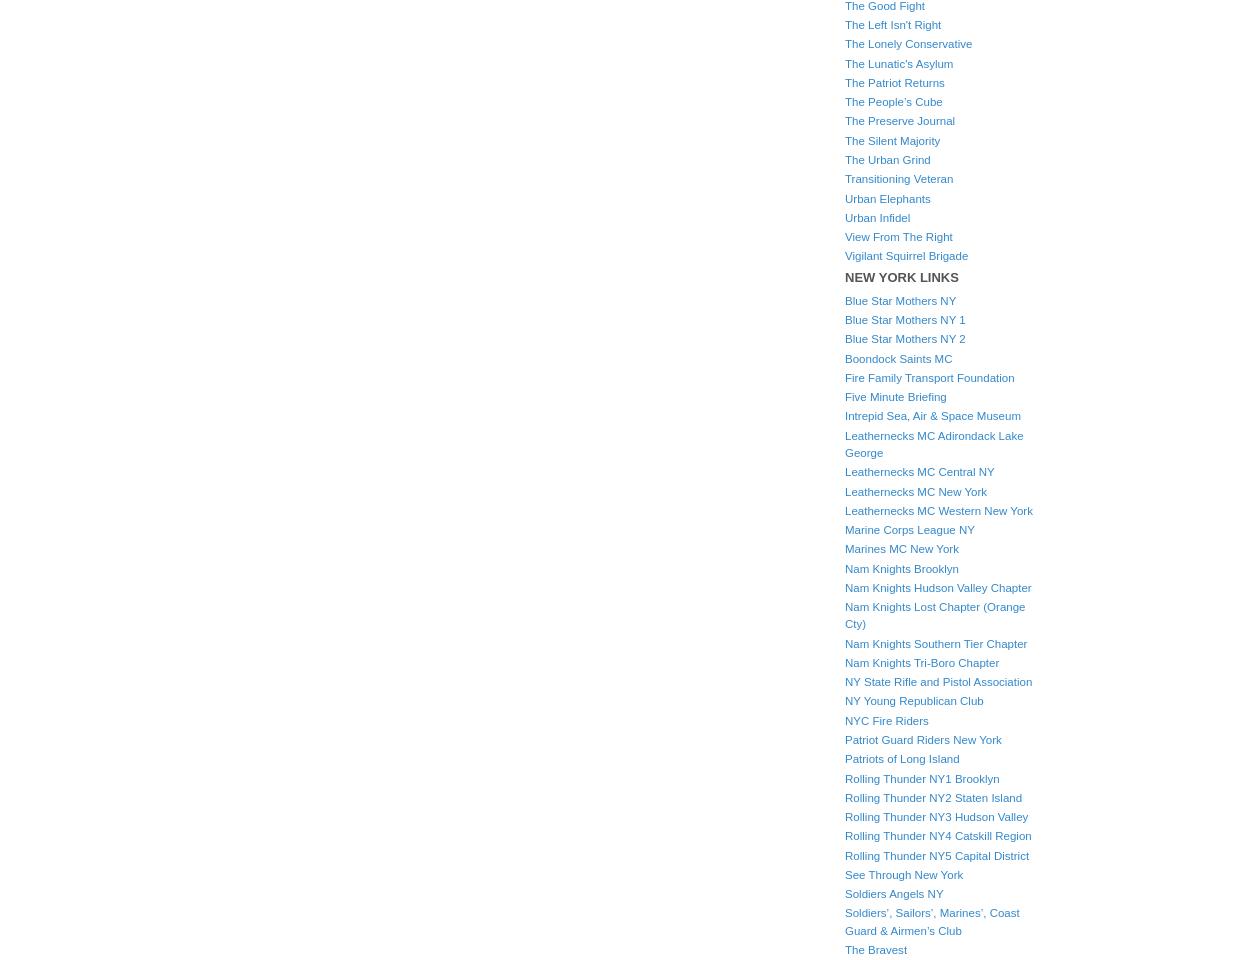  Describe the element at coordinates (893, 102) in the screenshot. I see `'The People’s Cube'` at that location.